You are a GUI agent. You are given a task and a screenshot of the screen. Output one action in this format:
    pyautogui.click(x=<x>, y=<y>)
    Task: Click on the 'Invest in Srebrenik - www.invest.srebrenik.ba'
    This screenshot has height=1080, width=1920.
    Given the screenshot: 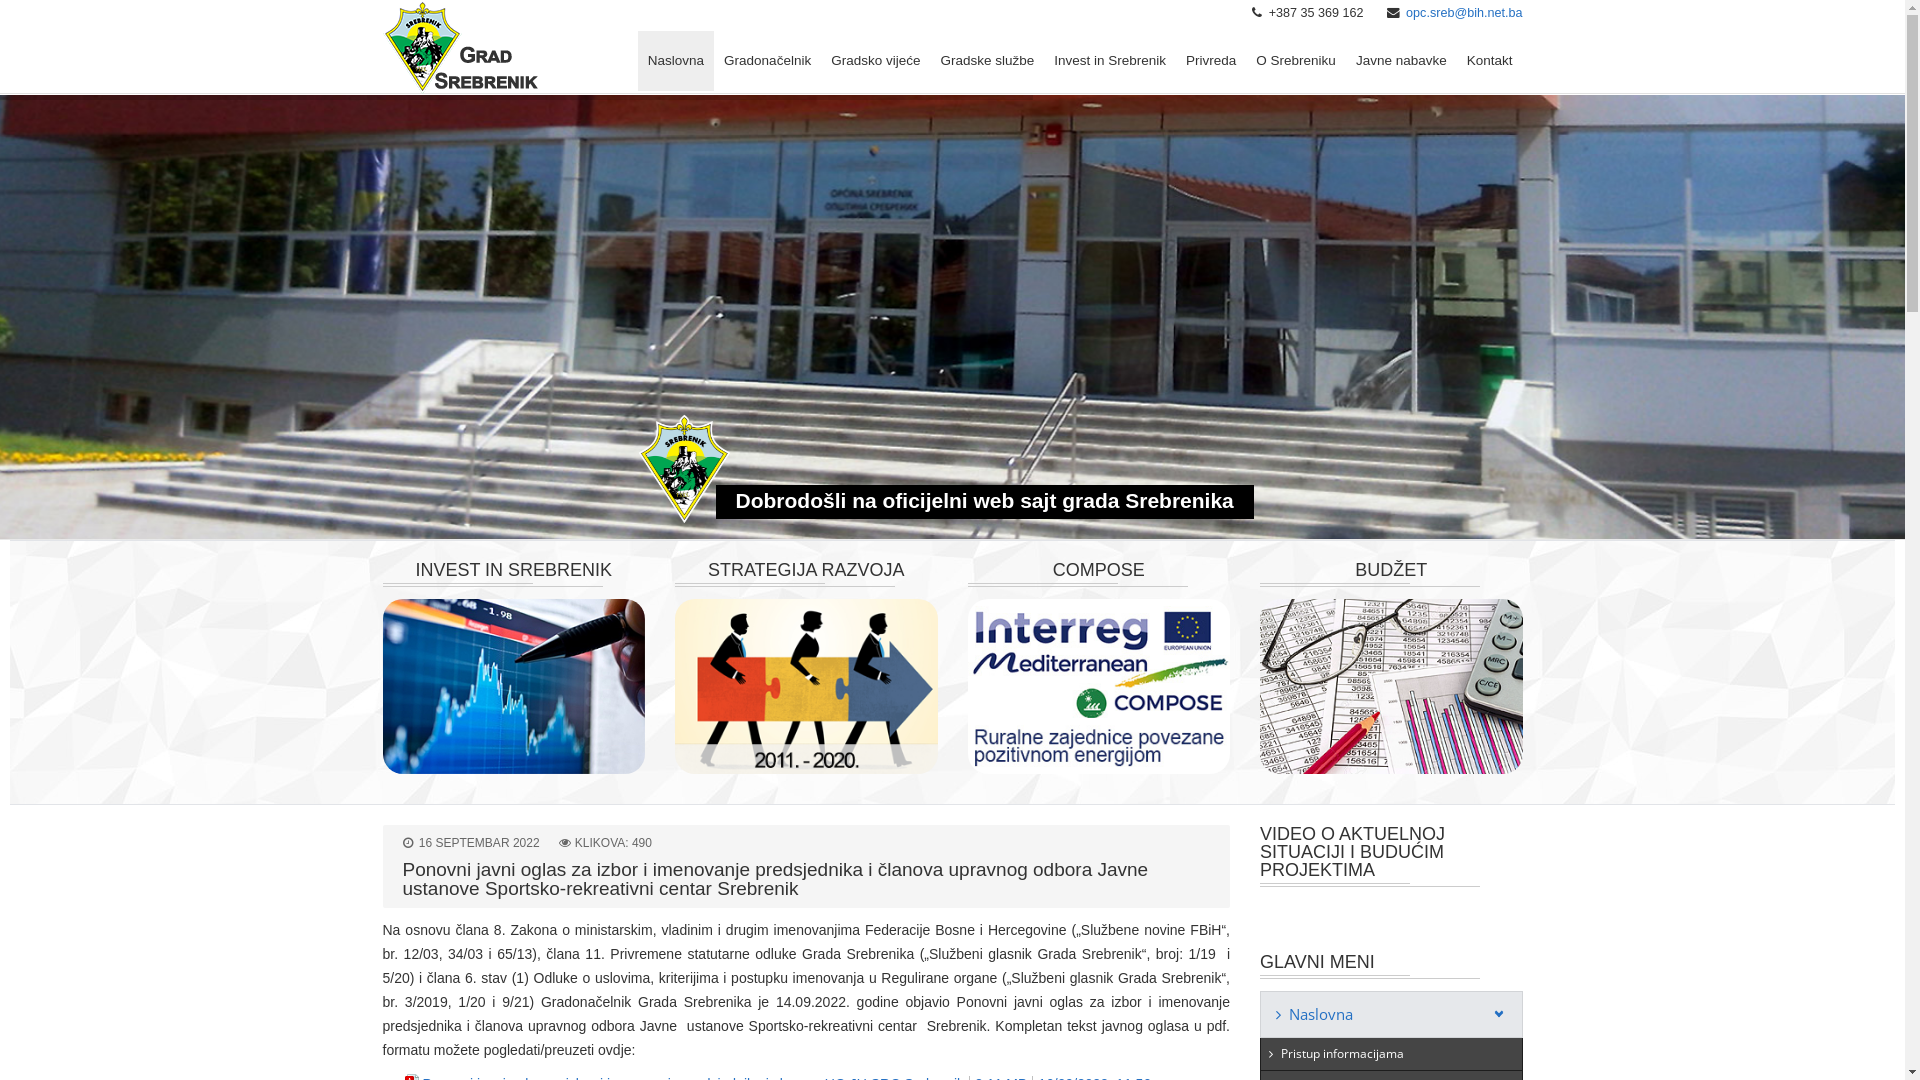 What is the action you would take?
    pyautogui.click(x=513, y=685)
    